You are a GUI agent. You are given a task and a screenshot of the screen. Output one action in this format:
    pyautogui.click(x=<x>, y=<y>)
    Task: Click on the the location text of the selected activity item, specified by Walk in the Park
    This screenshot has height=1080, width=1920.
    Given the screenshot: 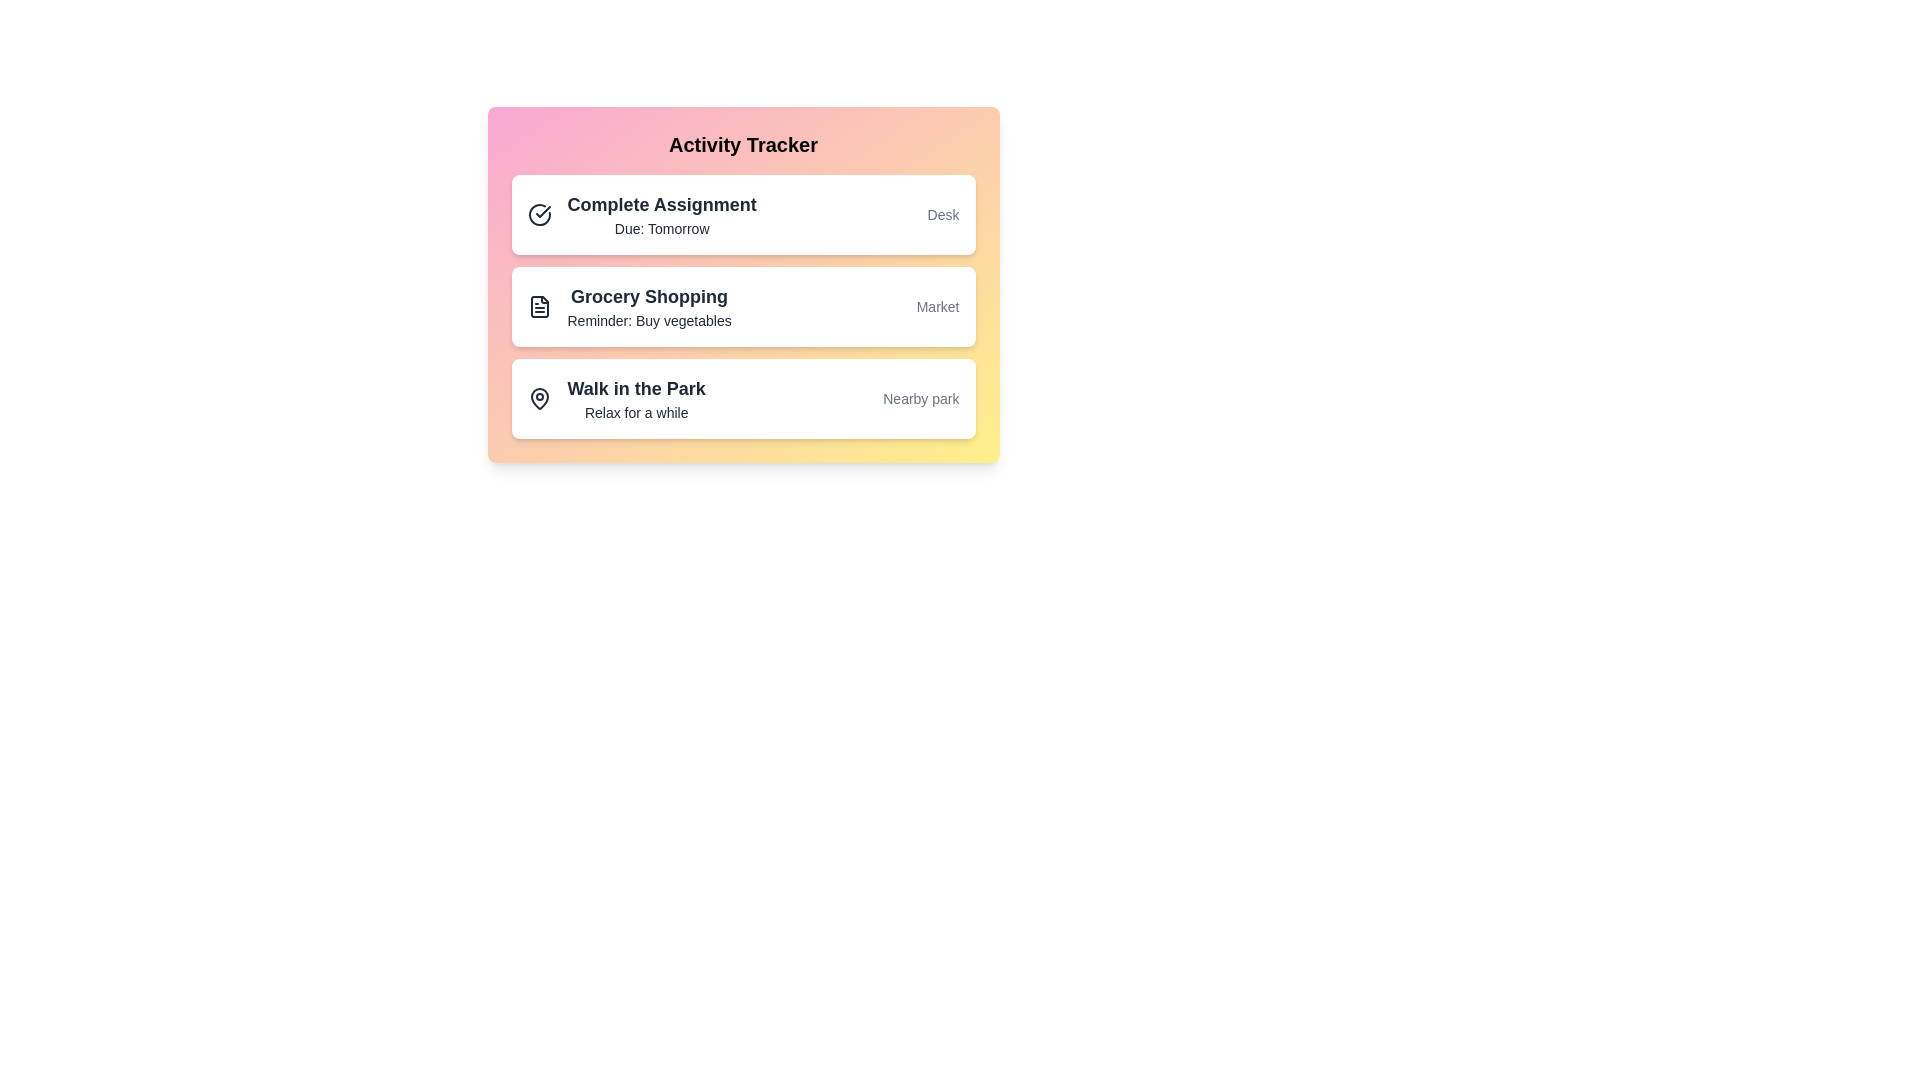 What is the action you would take?
    pyautogui.click(x=920, y=398)
    